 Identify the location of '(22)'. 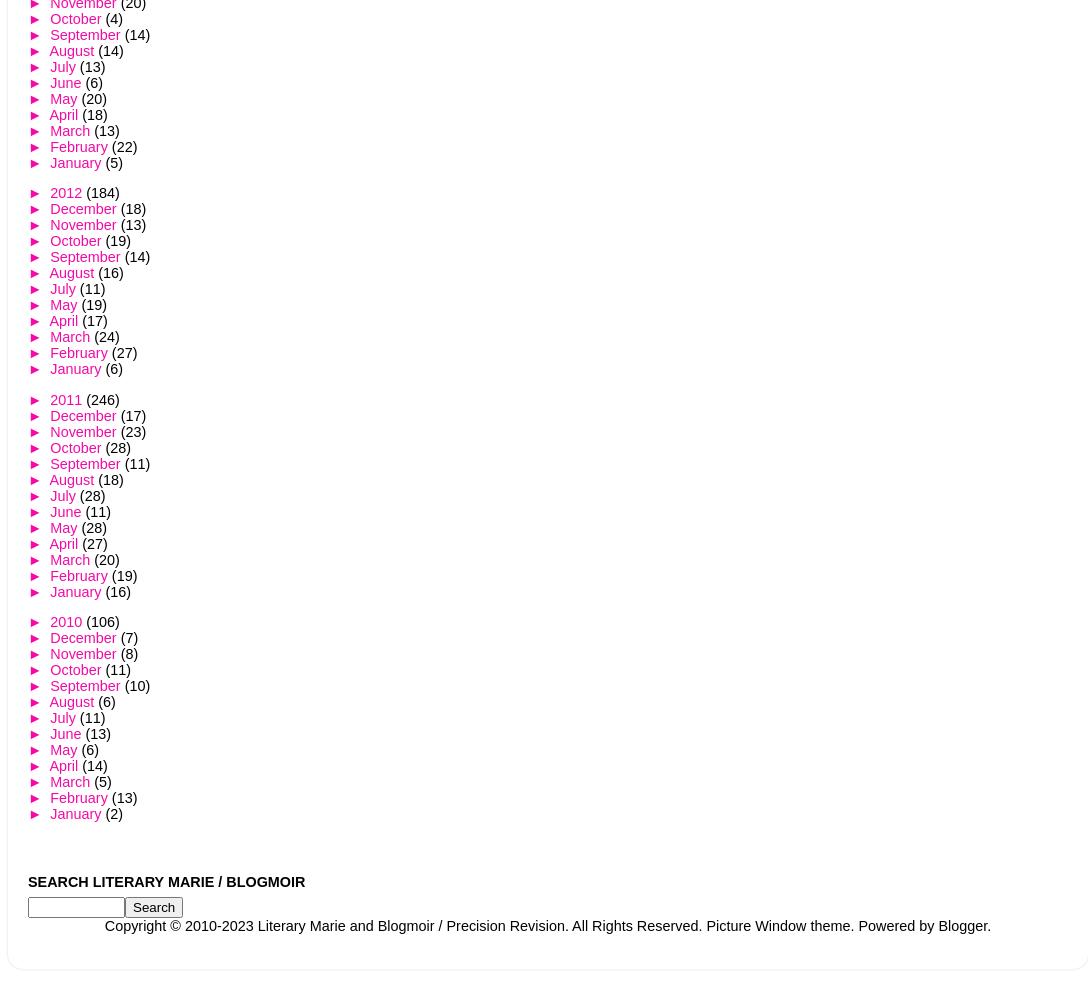
(110, 147).